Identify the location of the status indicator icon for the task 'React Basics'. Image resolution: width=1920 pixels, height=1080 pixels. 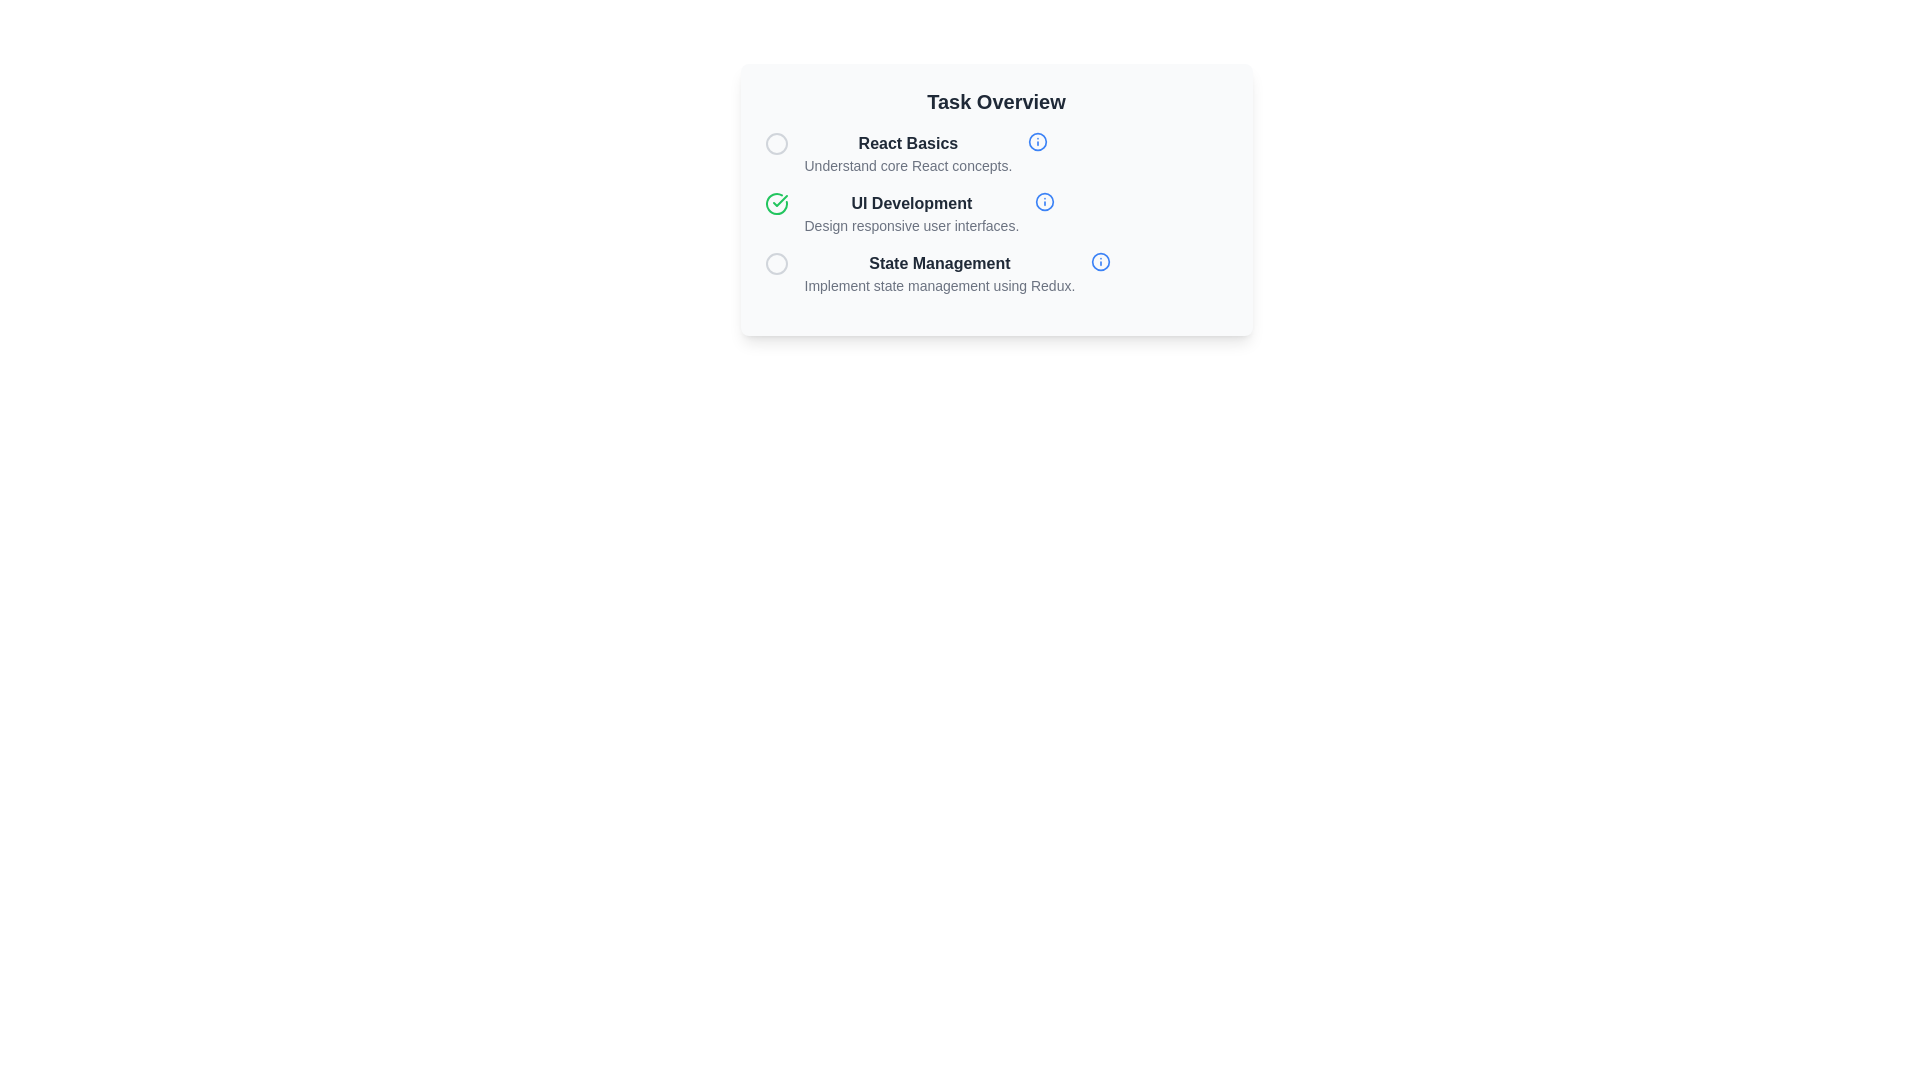
(775, 142).